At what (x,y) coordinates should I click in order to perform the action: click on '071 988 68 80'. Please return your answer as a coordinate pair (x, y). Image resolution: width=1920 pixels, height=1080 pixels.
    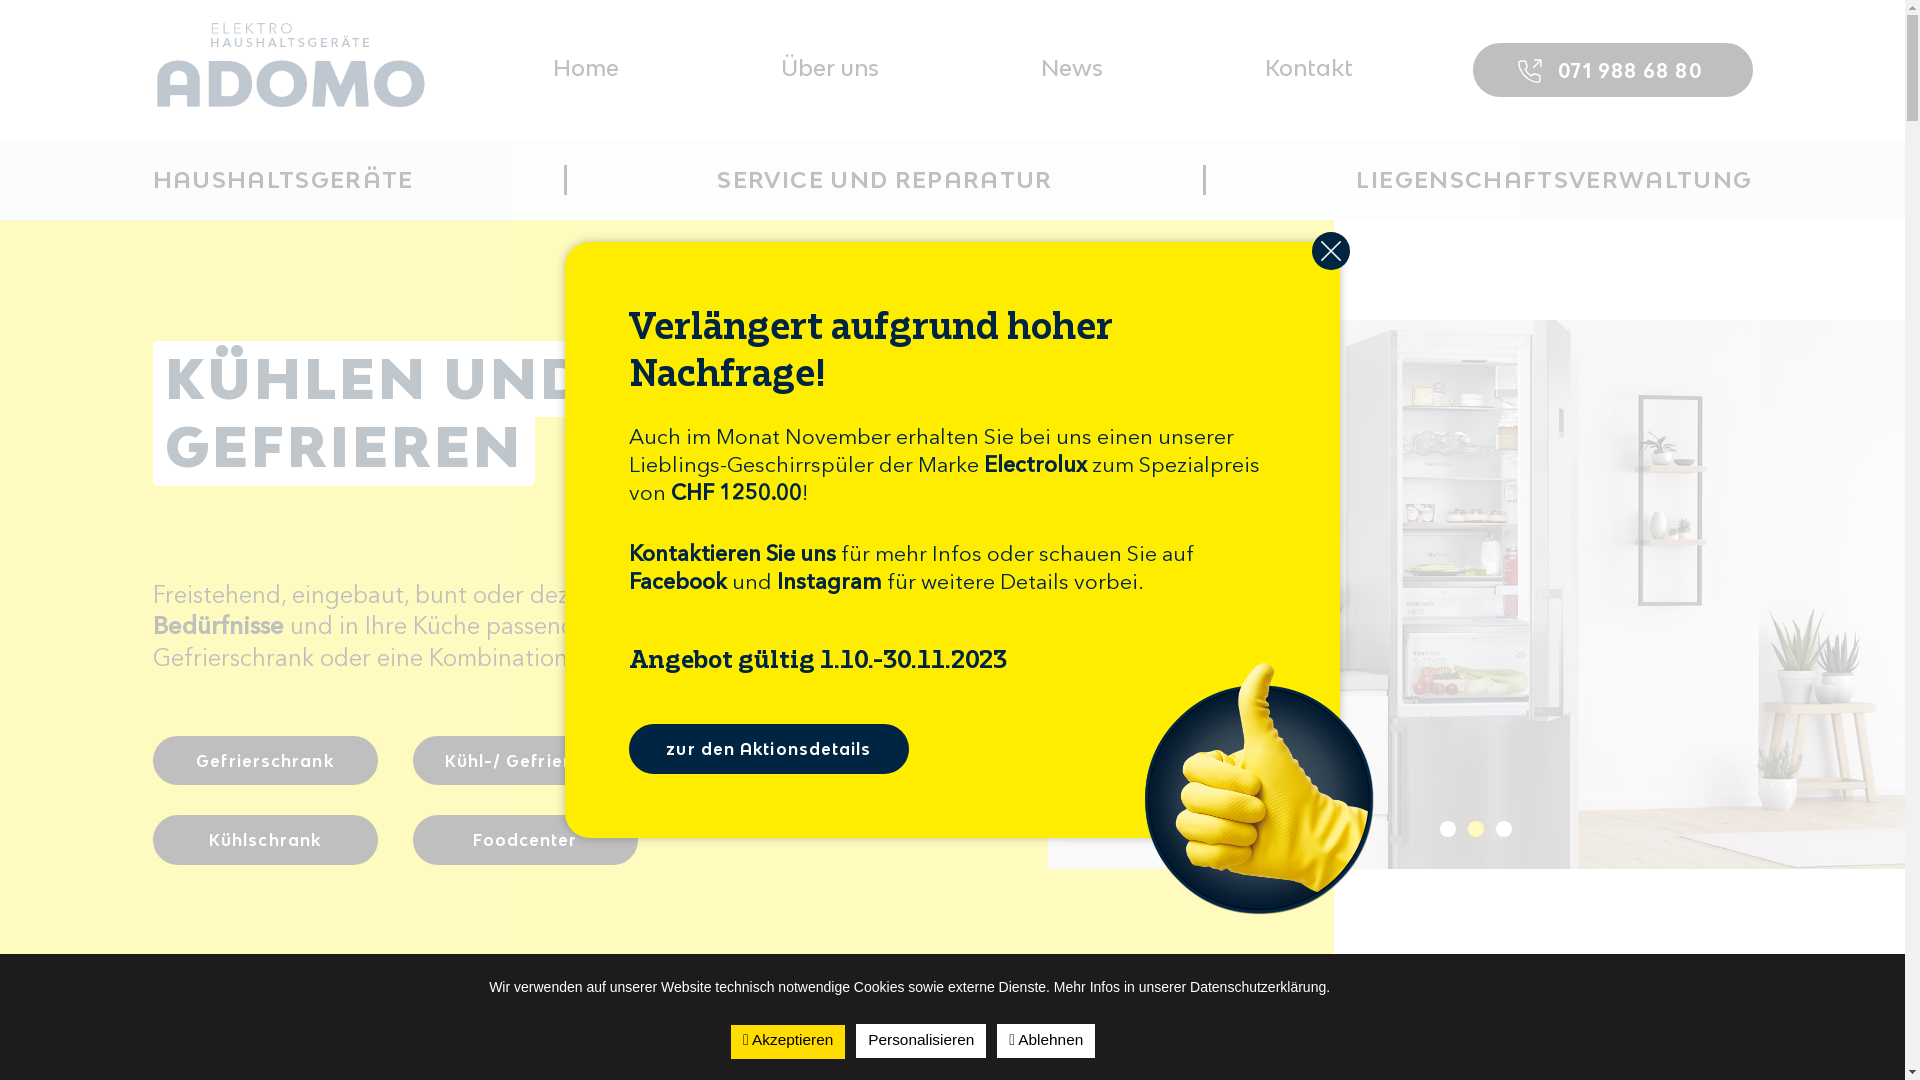
    Looking at the image, I should click on (1612, 68).